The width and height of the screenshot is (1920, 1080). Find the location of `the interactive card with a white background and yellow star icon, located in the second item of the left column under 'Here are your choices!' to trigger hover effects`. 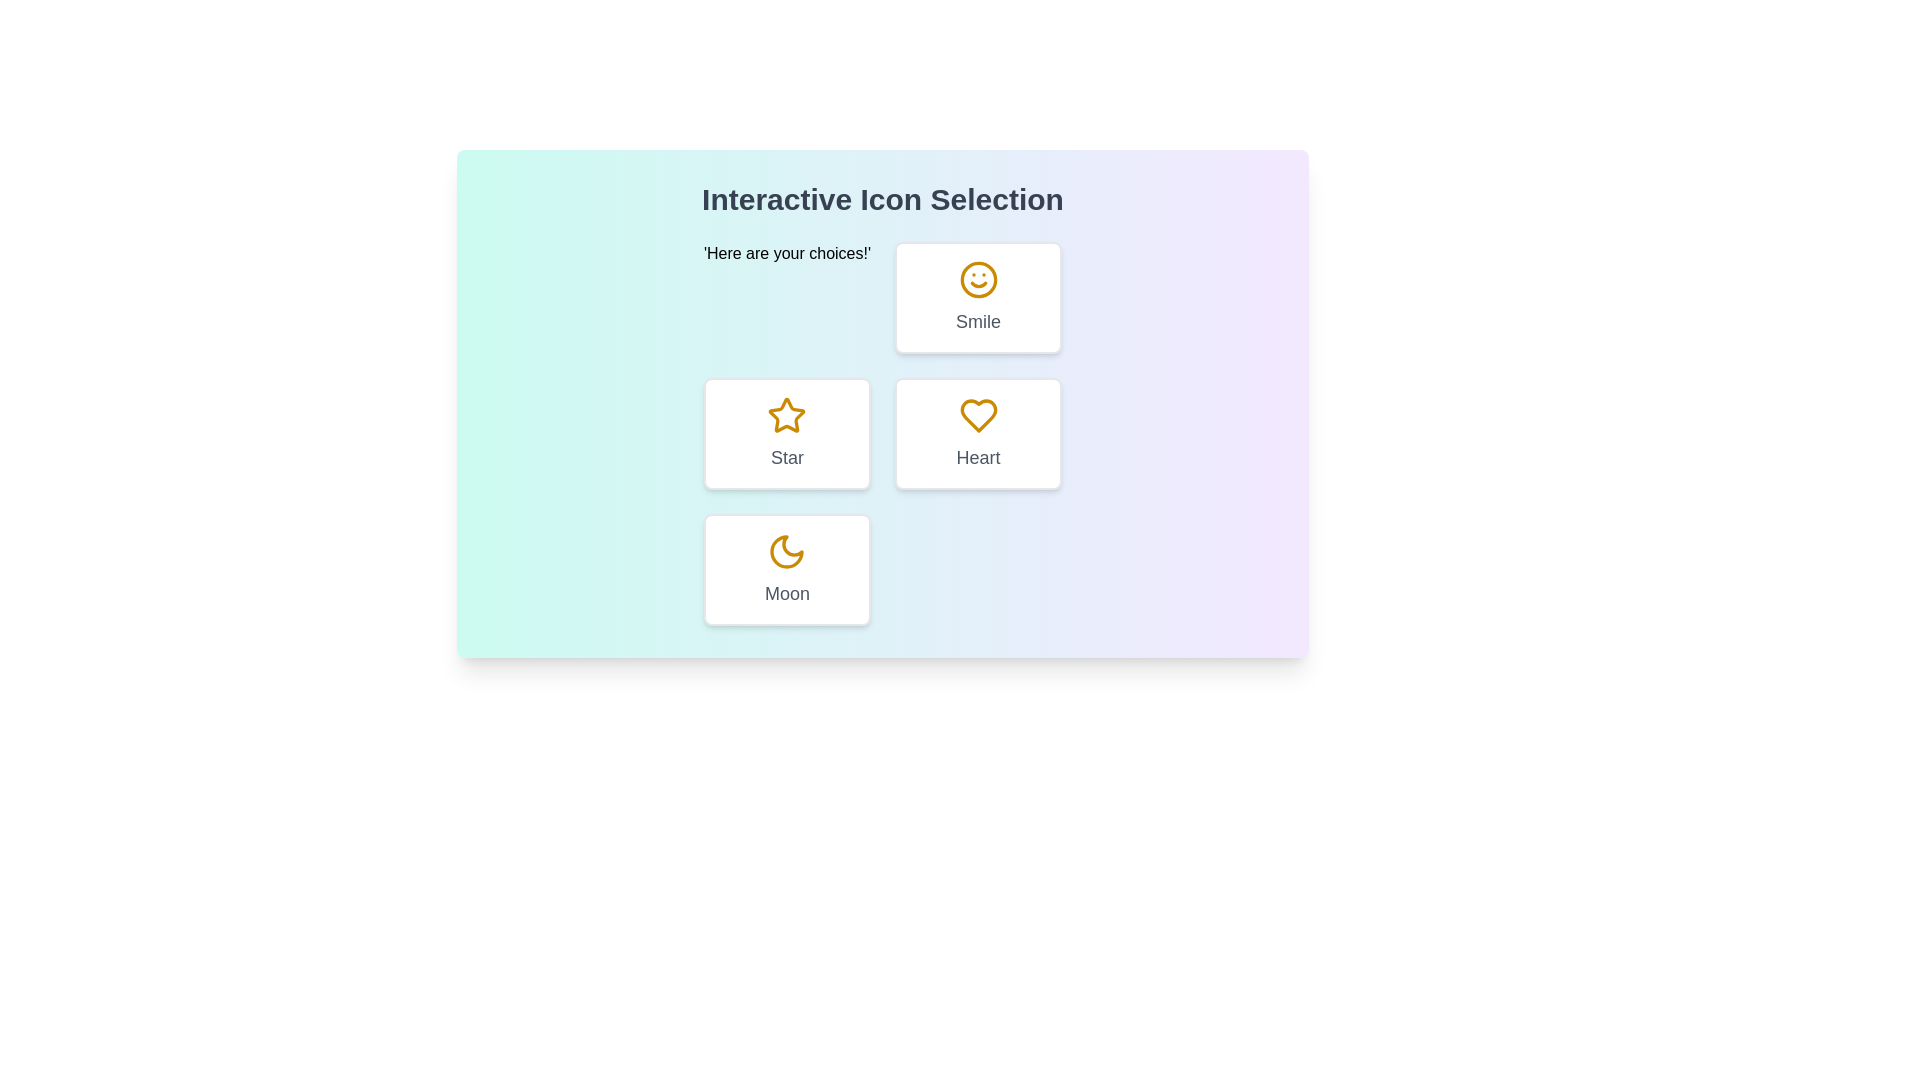

the interactive card with a white background and yellow star icon, located in the second item of the left column under 'Here are your choices!' to trigger hover effects is located at coordinates (786, 433).